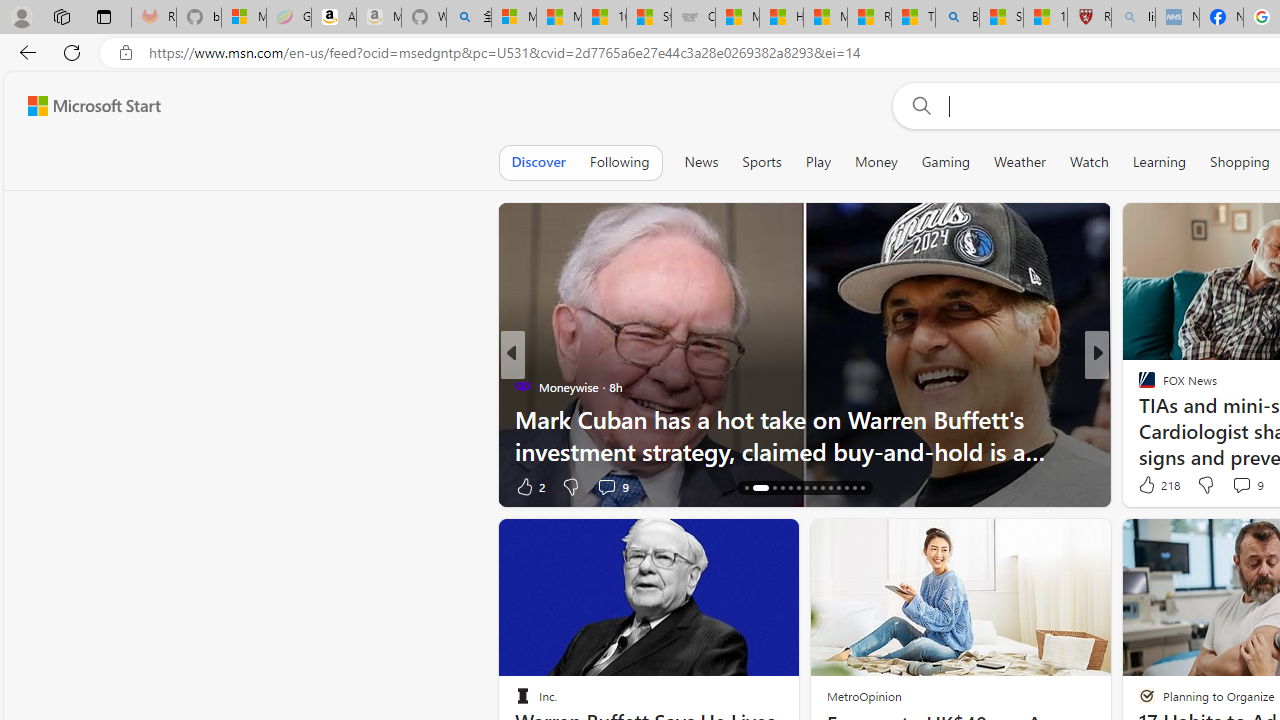  Describe the element at coordinates (1149, 486) in the screenshot. I see `'78 Like'` at that location.